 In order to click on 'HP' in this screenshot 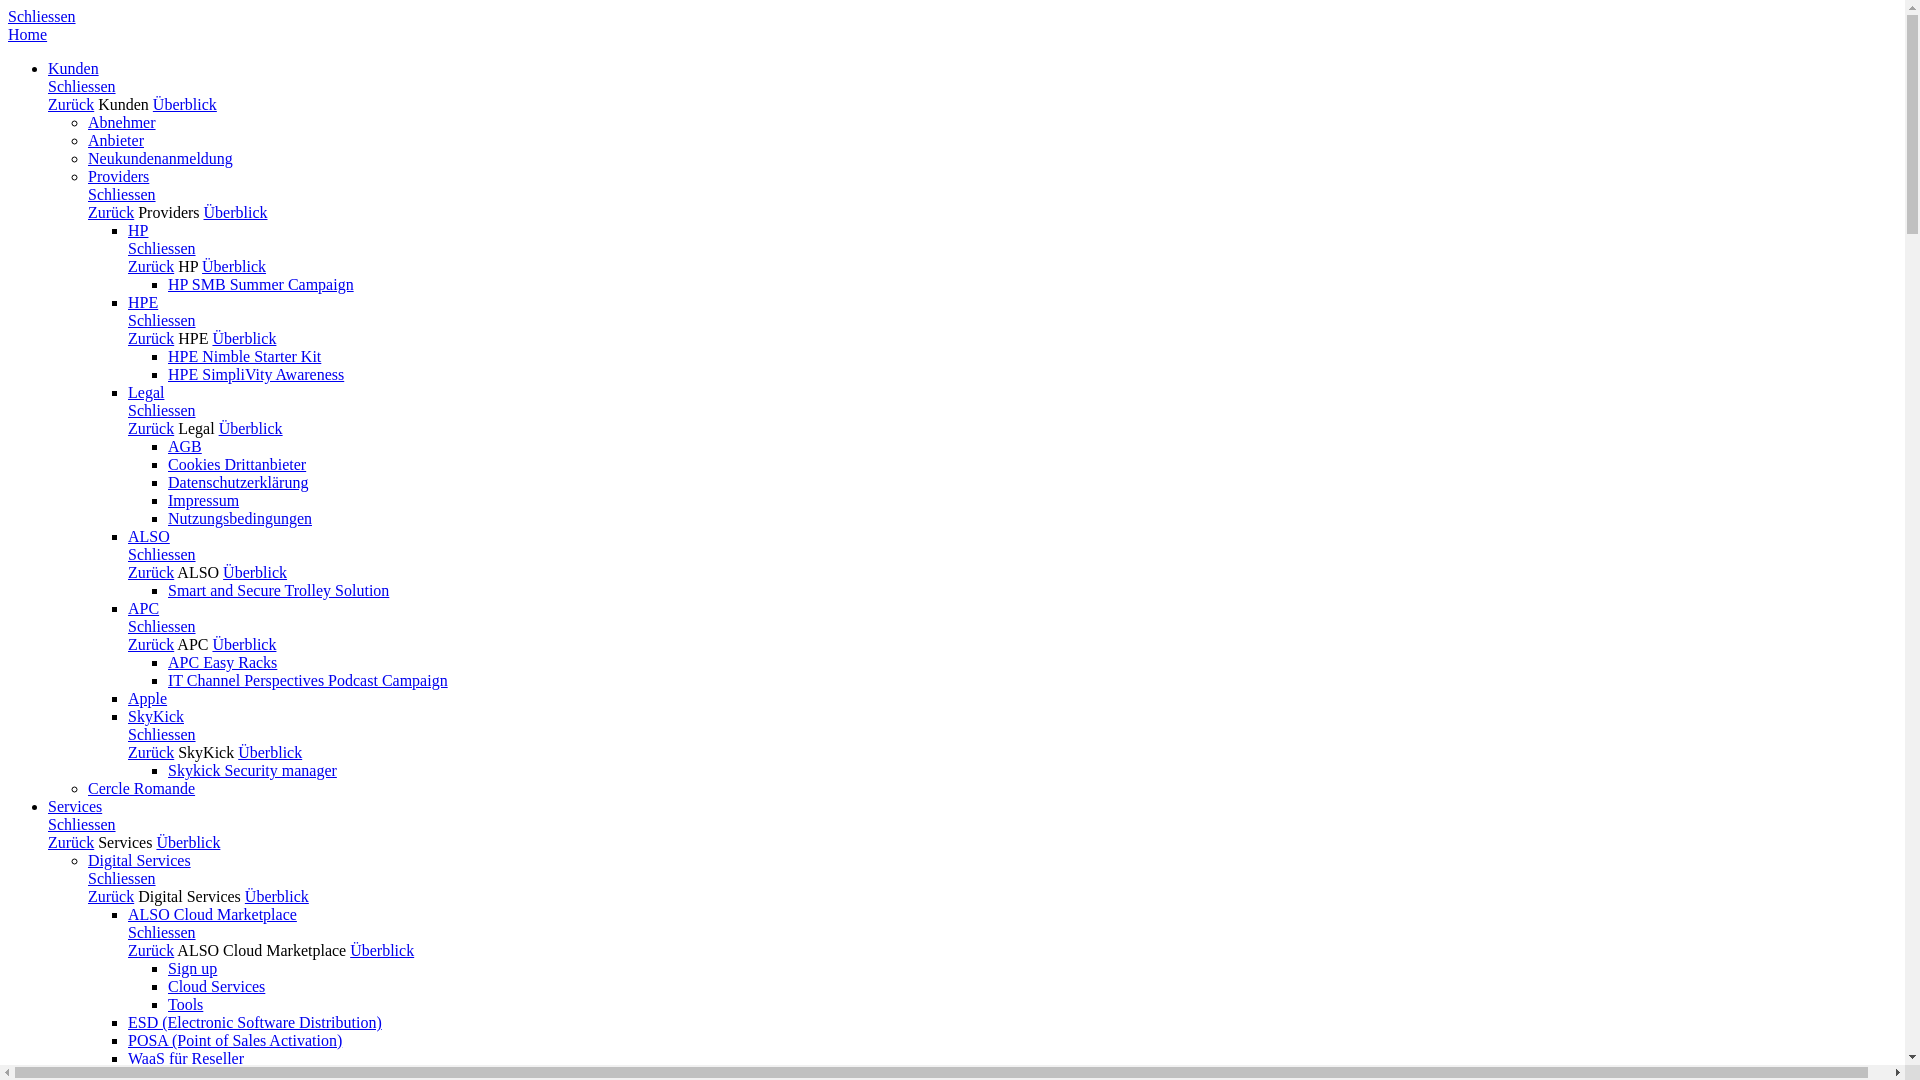, I will do `click(137, 229)`.